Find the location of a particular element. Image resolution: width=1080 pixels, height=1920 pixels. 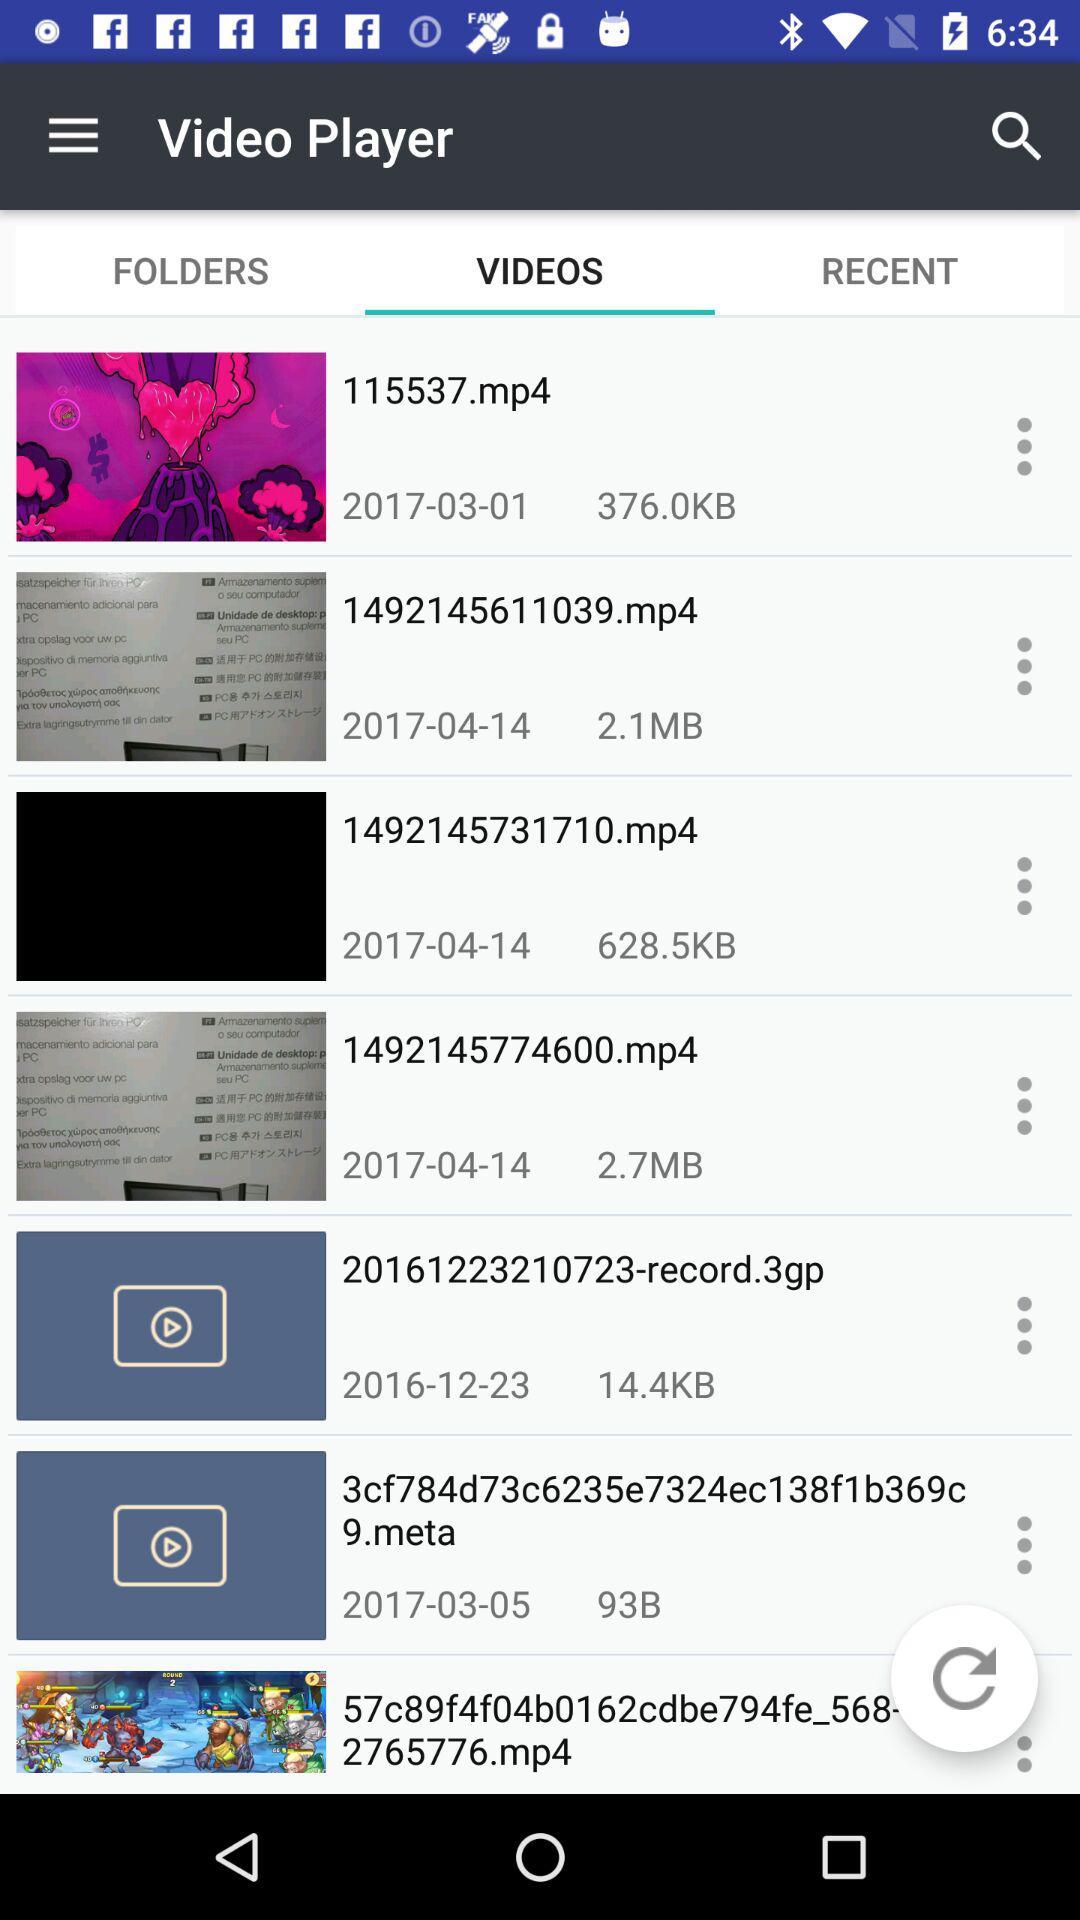

settings on the picture is located at coordinates (1024, 666).